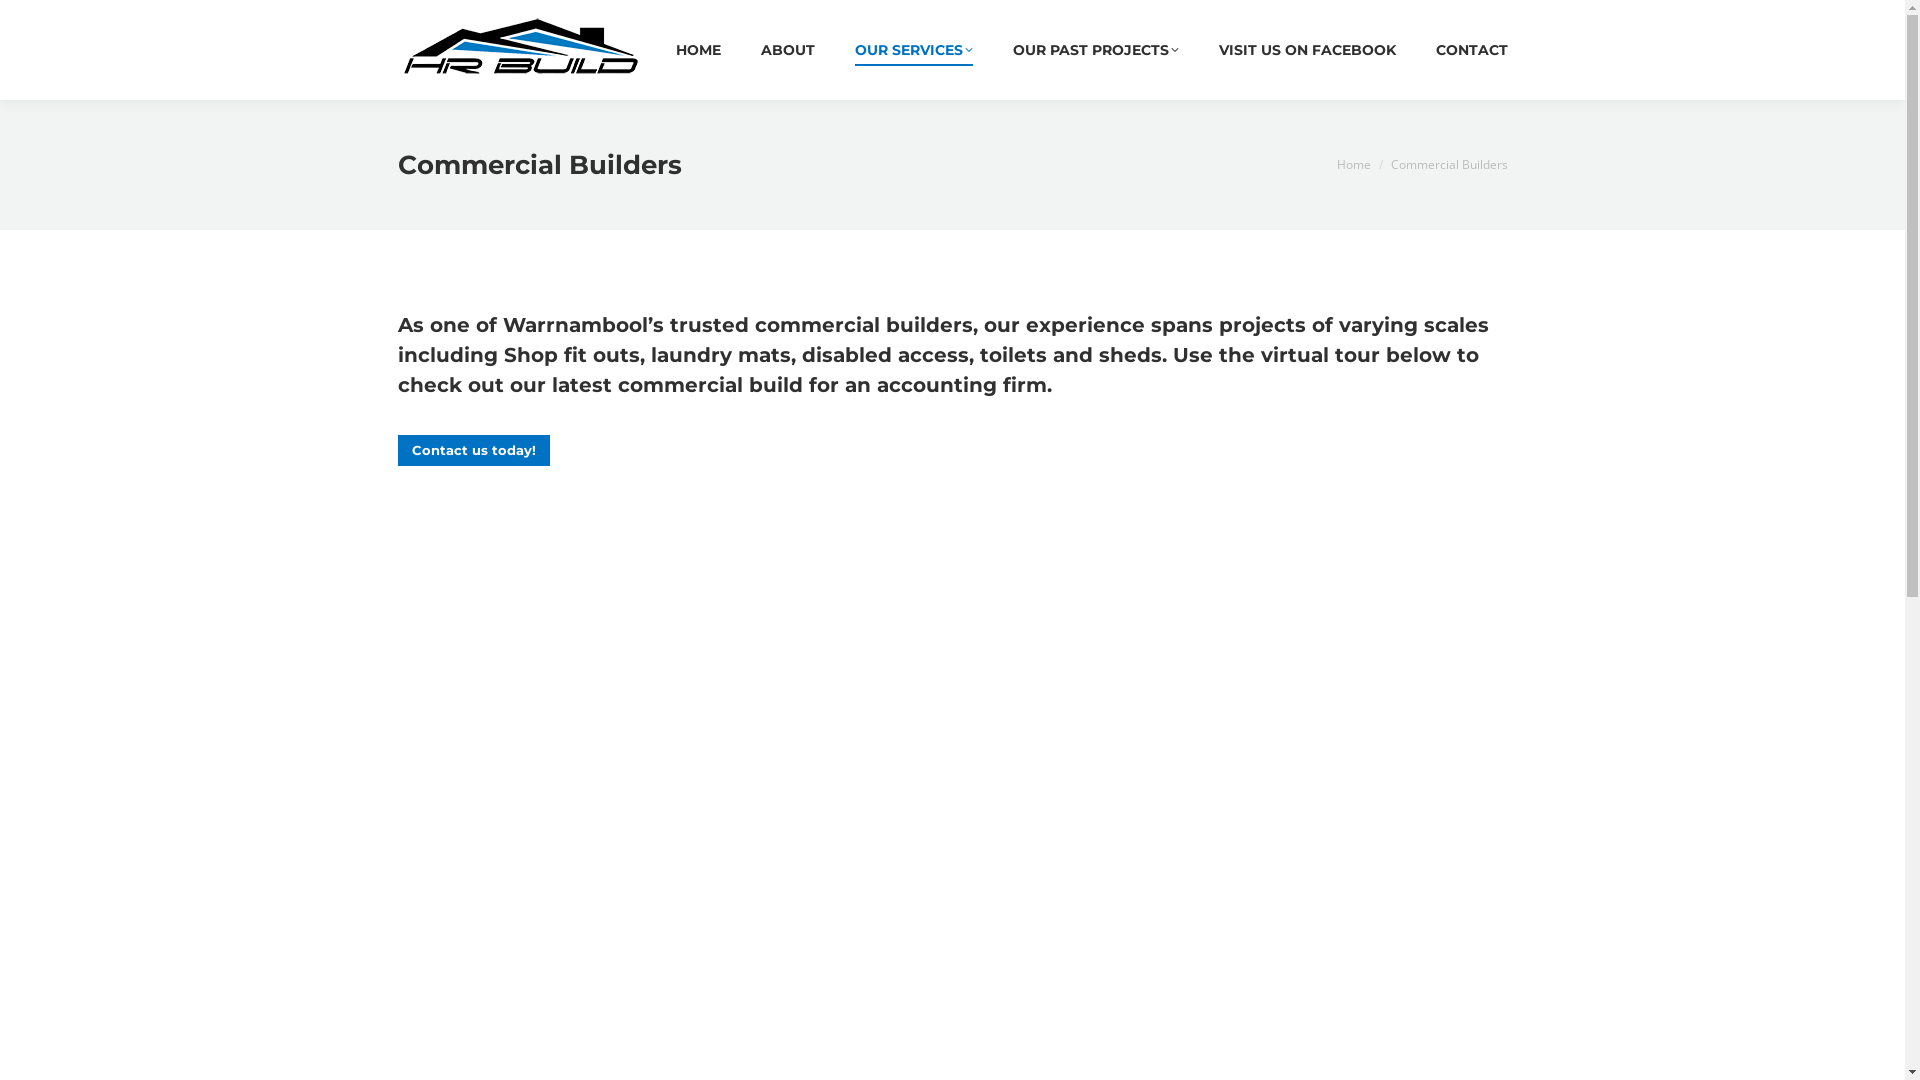  What do you see at coordinates (1434, 49) in the screenshot?
I see `'CONTACT'` at bounding box center [1434, 49].